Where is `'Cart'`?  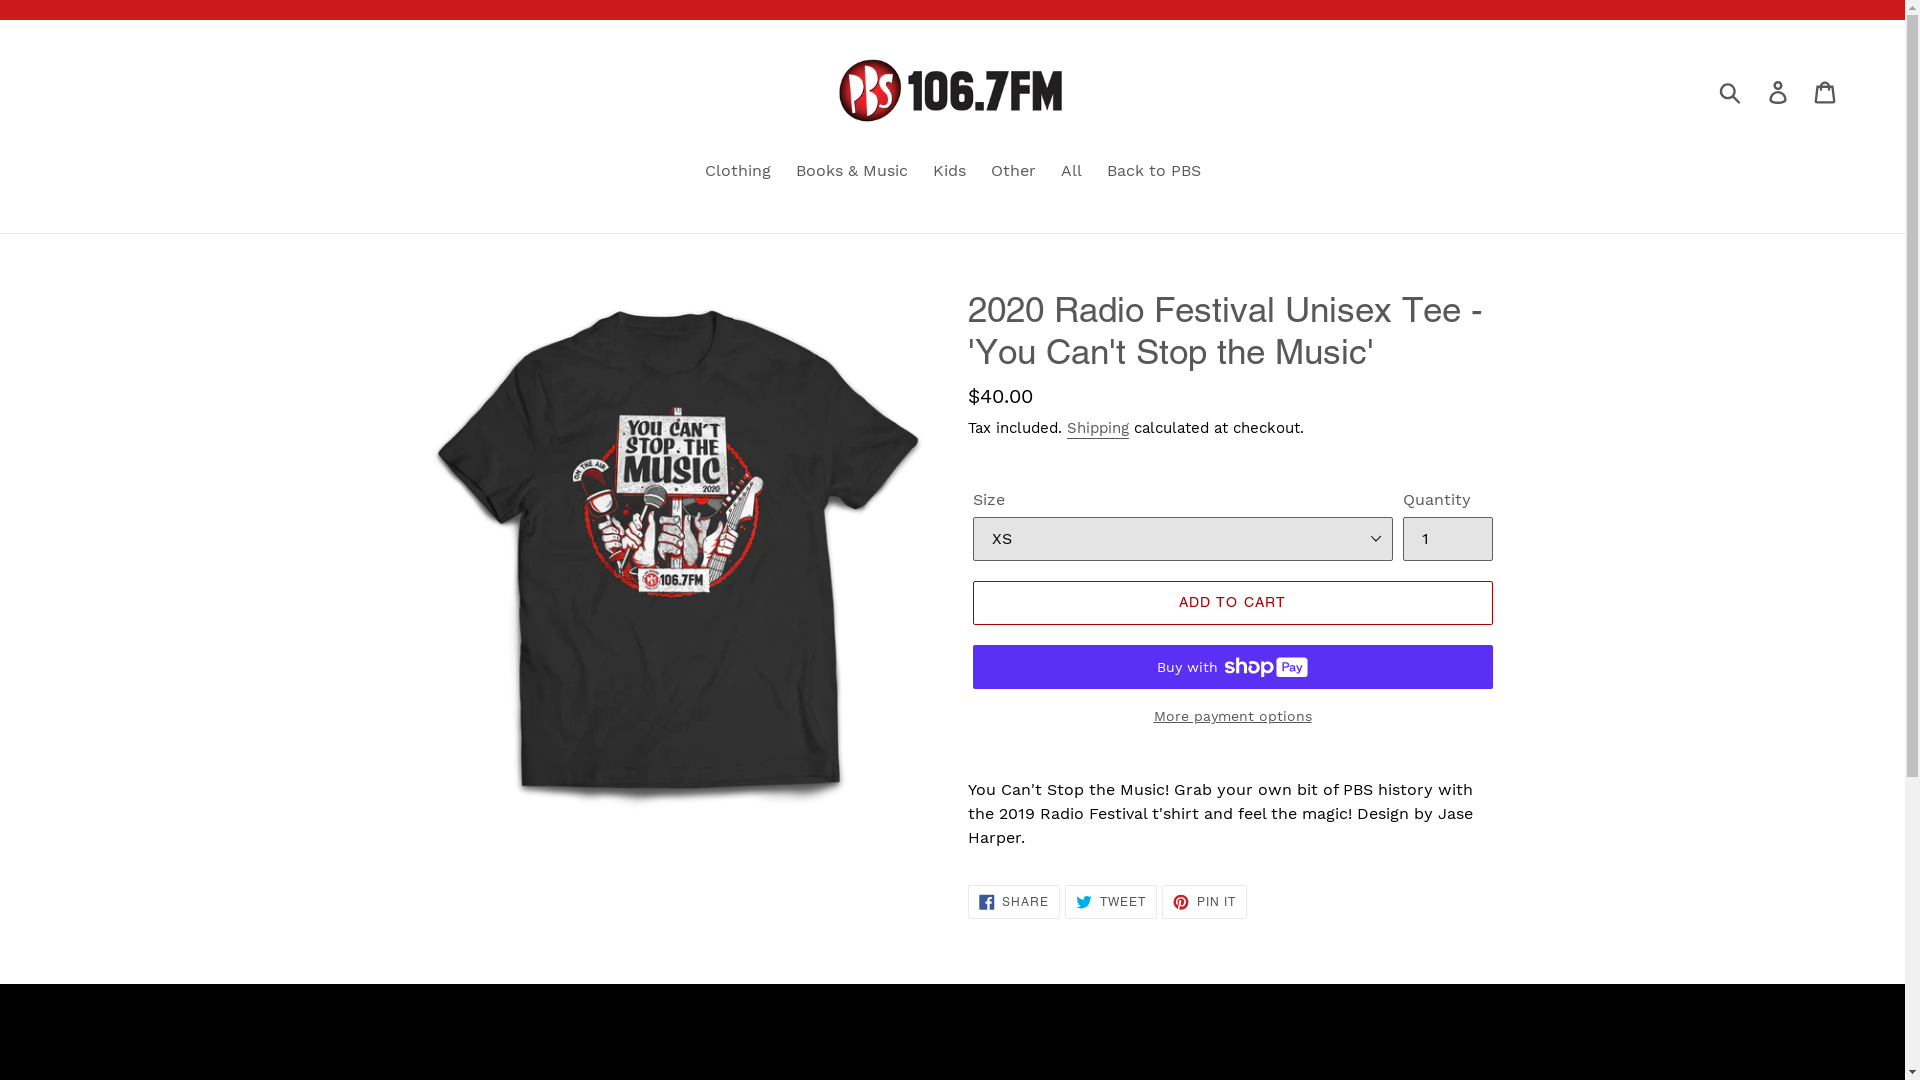 'Cart' is located at coordinates (1826, 92).